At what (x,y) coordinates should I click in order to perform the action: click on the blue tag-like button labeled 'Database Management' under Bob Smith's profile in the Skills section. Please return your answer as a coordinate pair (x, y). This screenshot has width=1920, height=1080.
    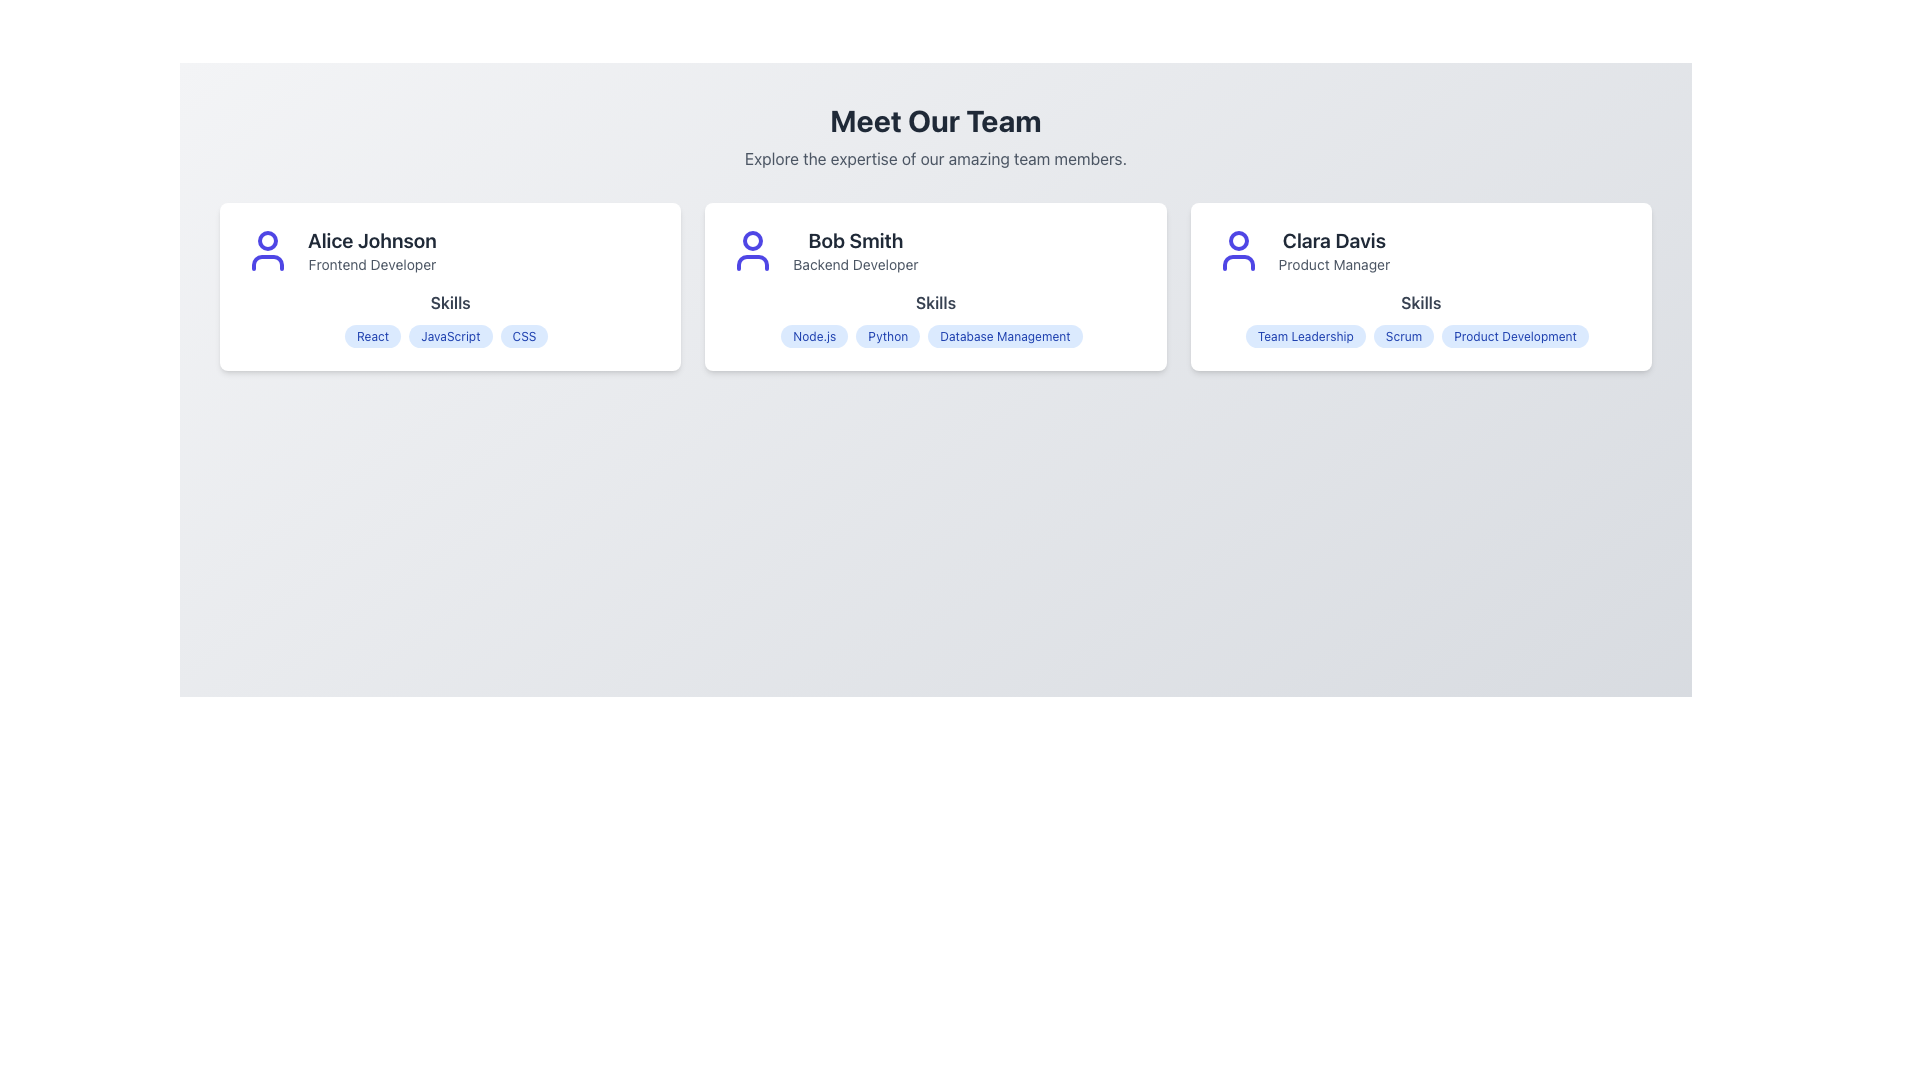
    Looking at the image, I should click on (1005, 335).